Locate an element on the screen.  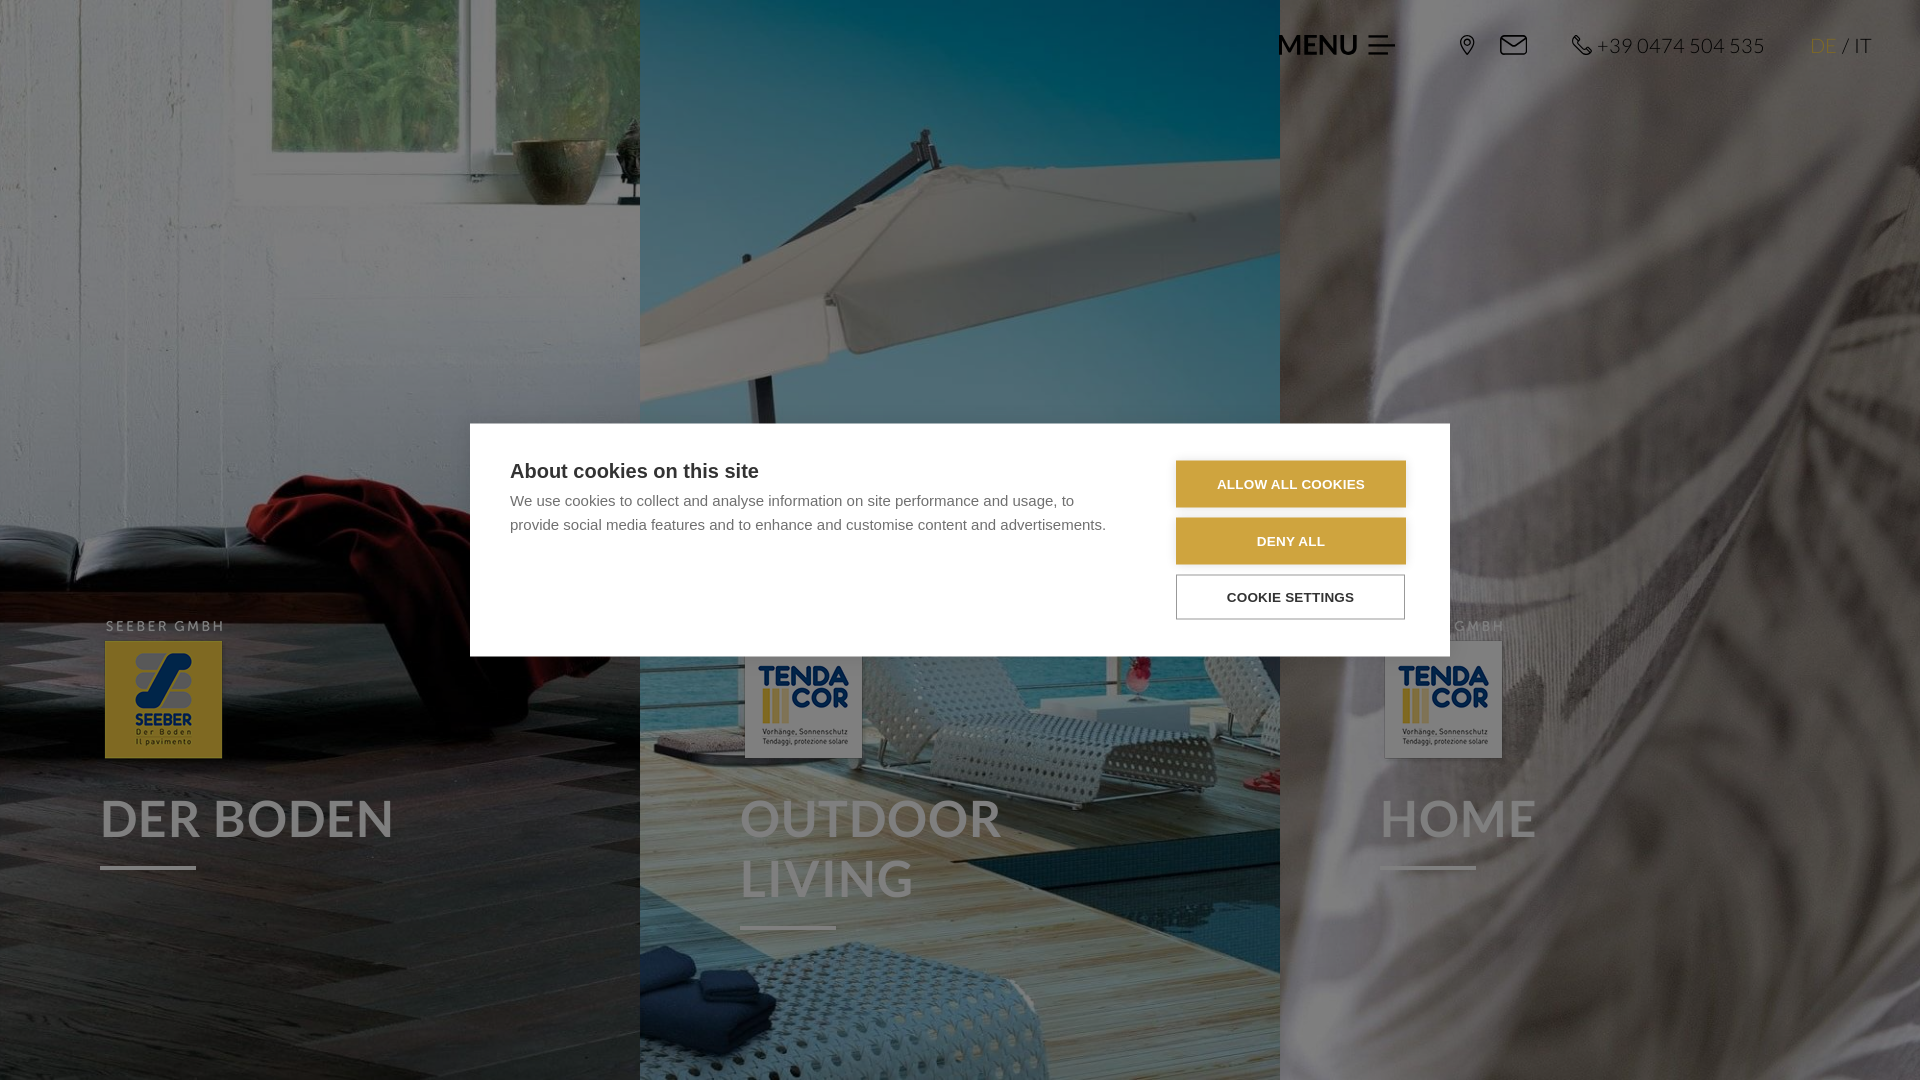
'Folgen Sie uns auf' is located at coordinates (1779, 1010).